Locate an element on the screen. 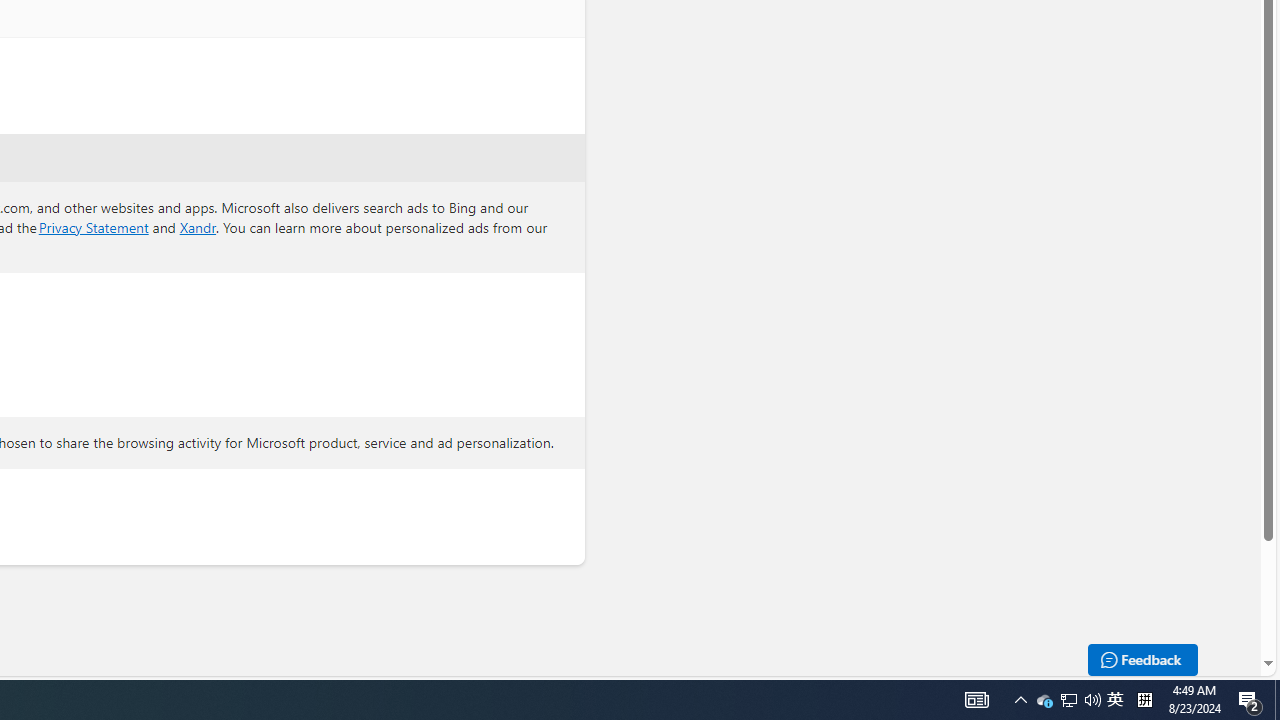 This screenshot has height=720, width=1280. 'Xandr' is located at coordinates (198, 225).